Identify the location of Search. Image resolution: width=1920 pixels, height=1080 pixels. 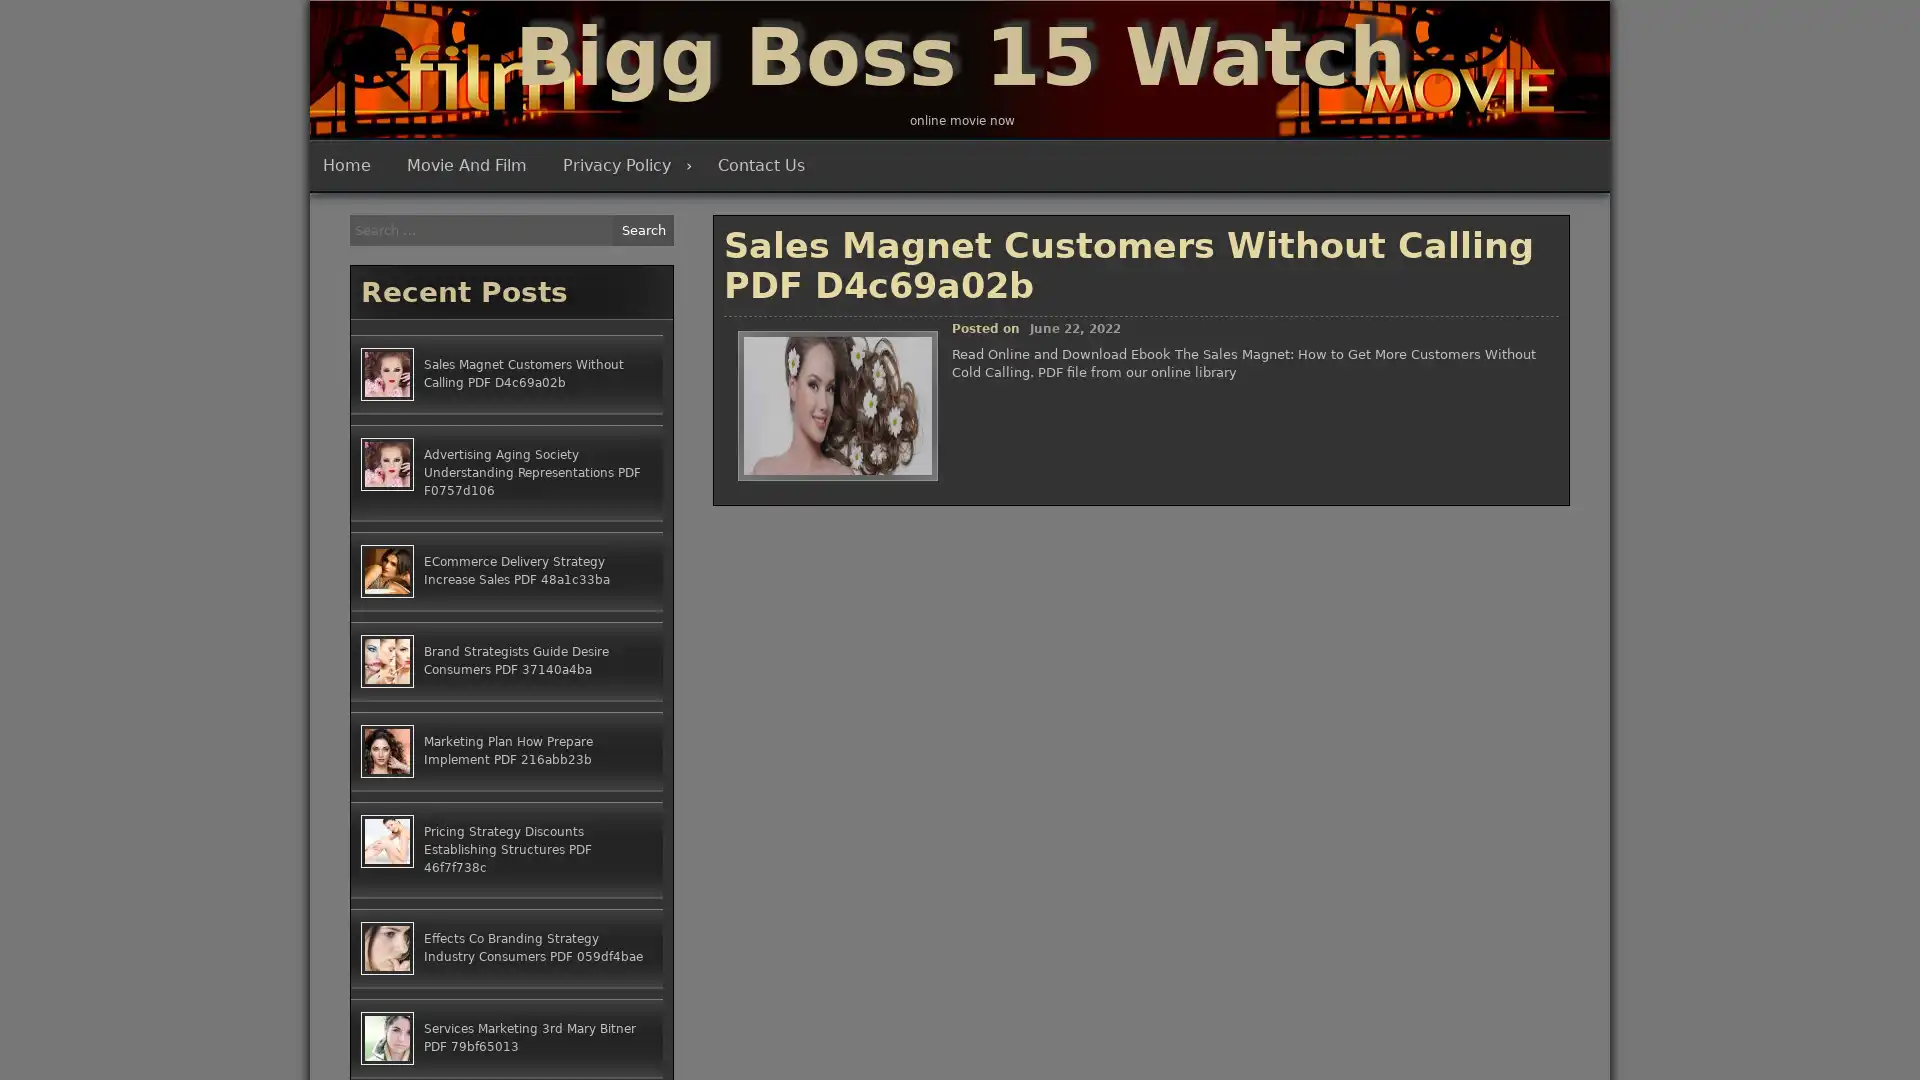
(643, 229).